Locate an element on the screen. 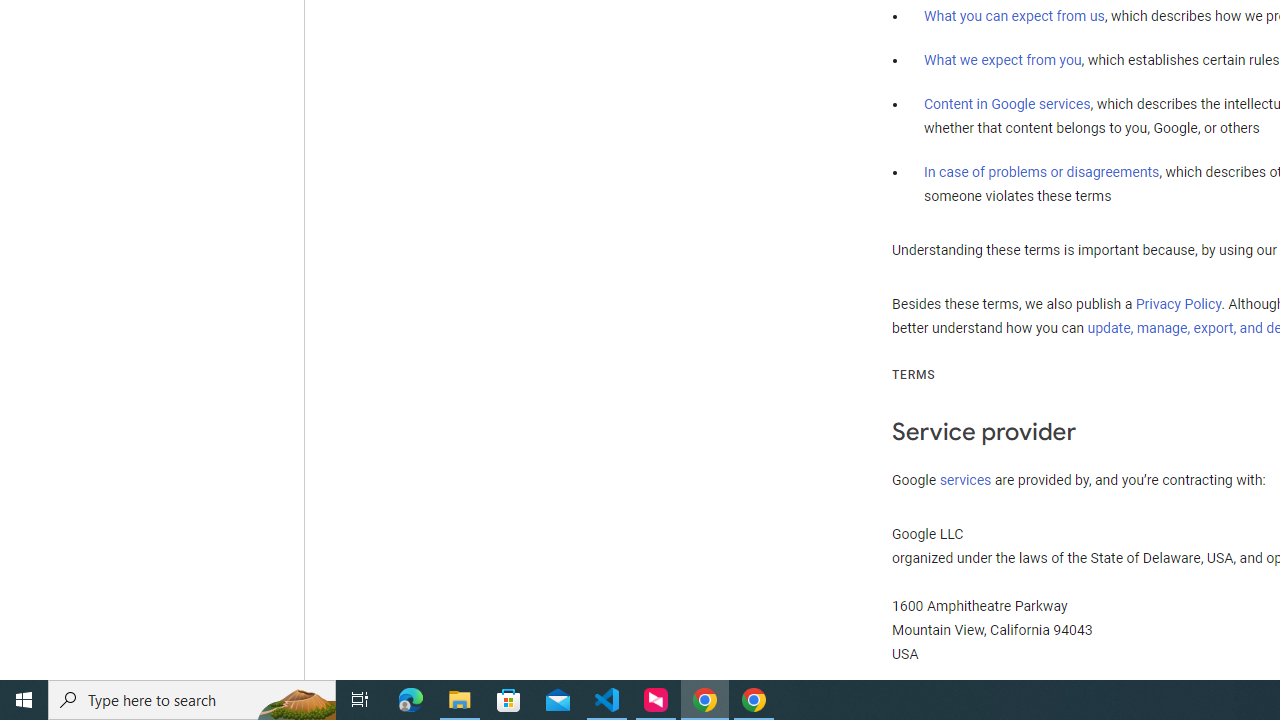 Image resolution: width=1280 pixels, height=720 pixels. 'What we expect from you' is located at coordinates (1002, 59).